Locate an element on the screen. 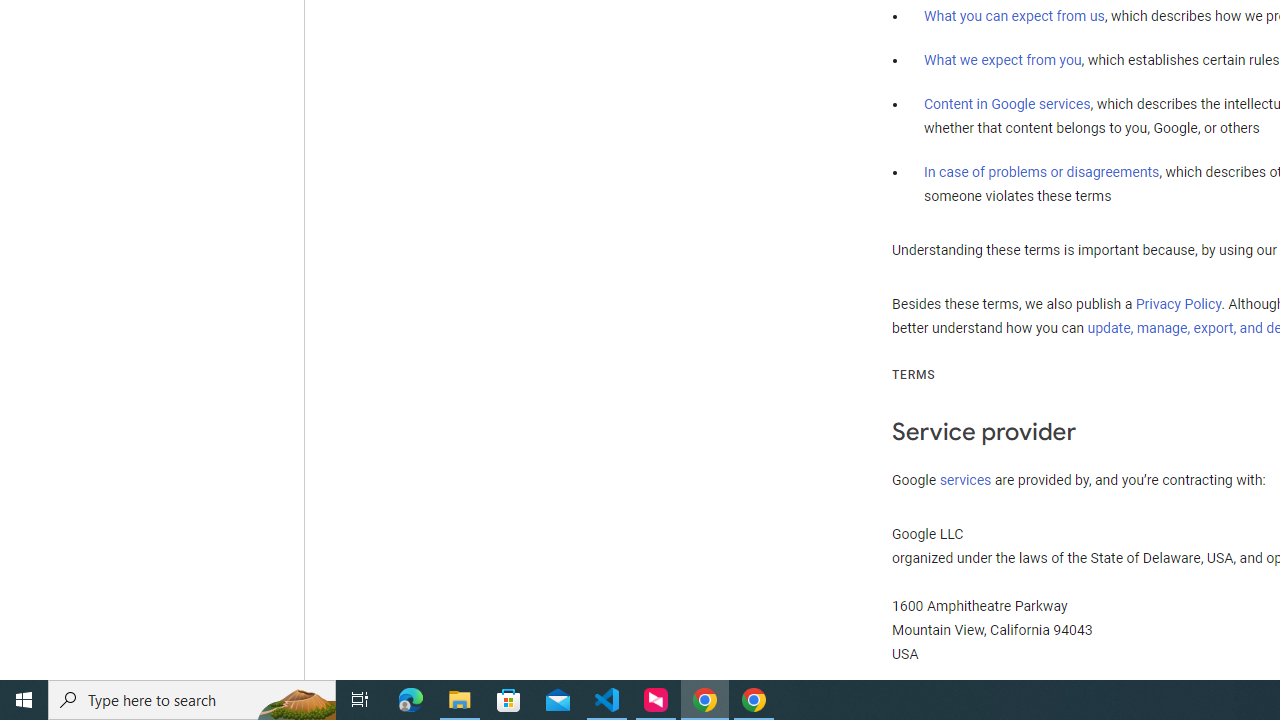 Image resolution: width=1280 pixels, height=720 pixels. 'What we expect from you' is located at coordinates (1002, 59).